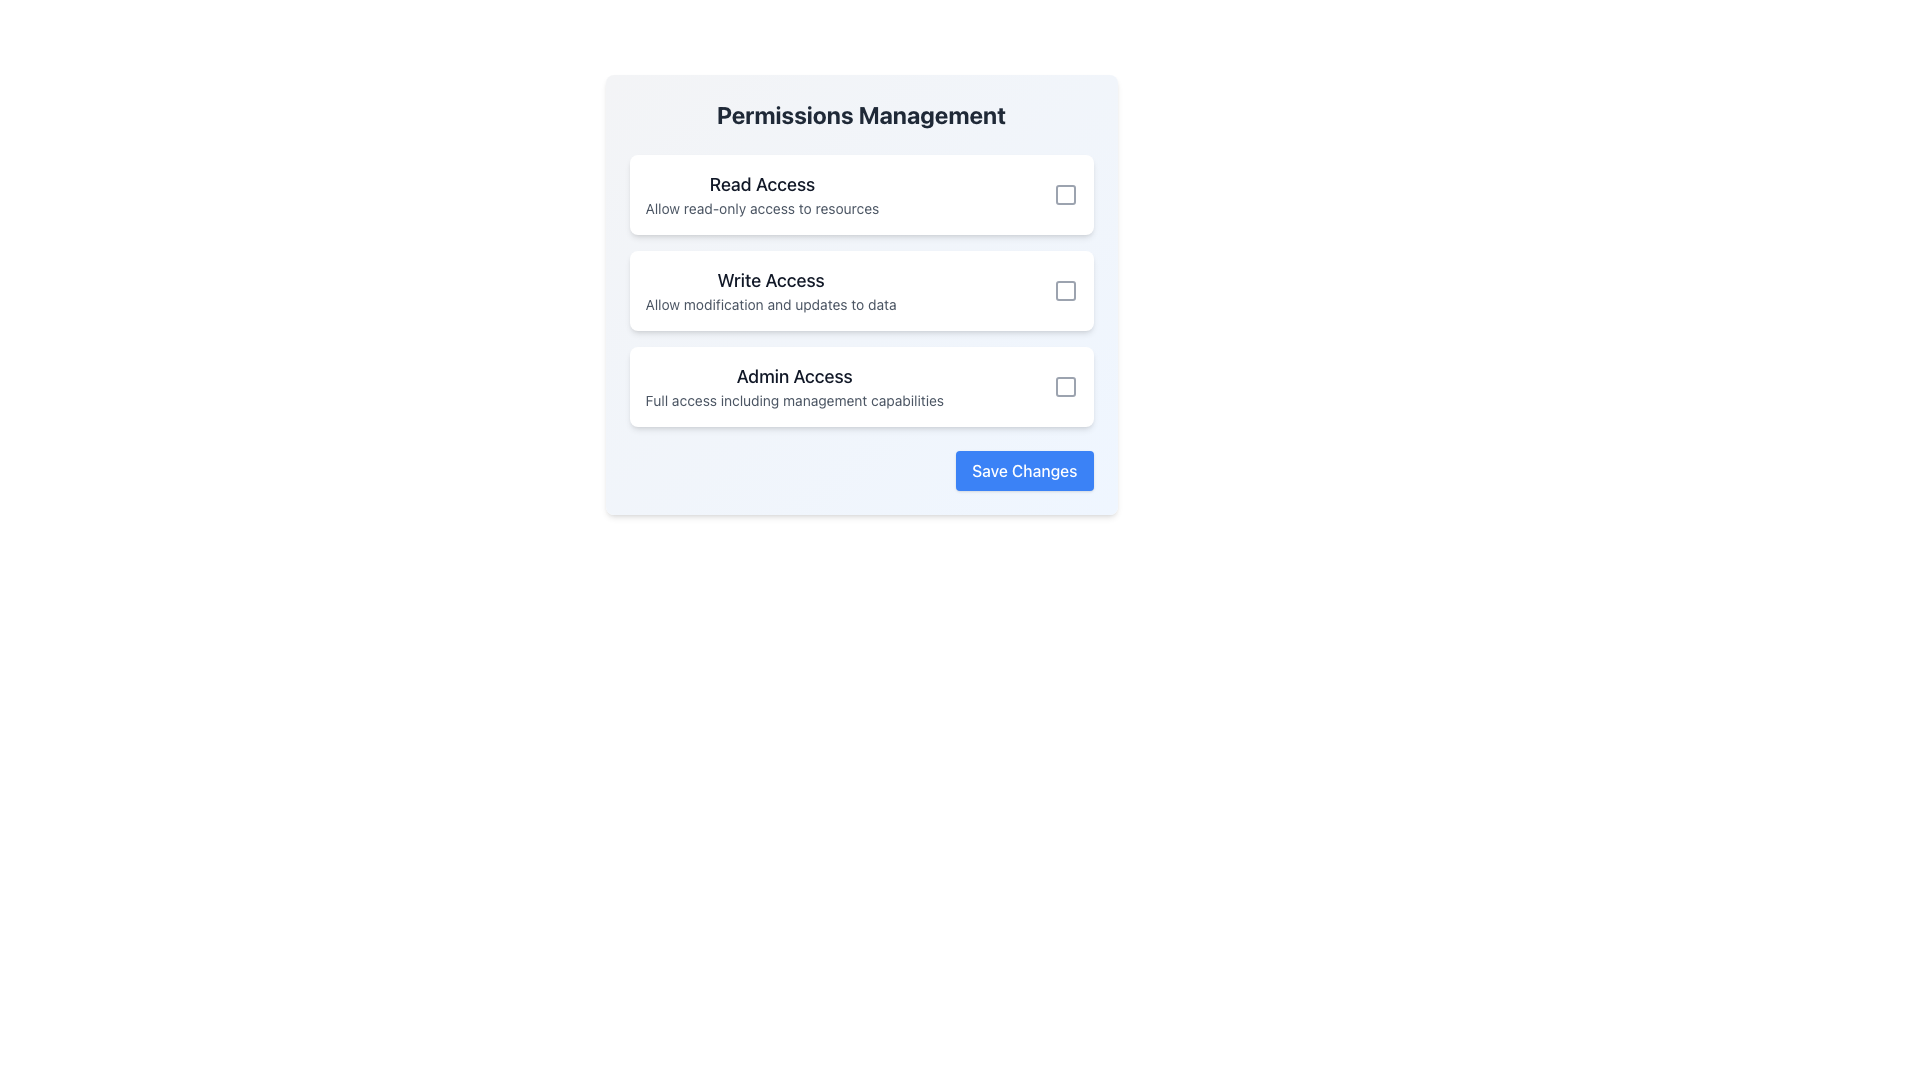 This screenshot has height=1080, width=1920. Describe the element at coordinates (761, 208) in the screenshot. I see `text label that describes 'Read Access' permission, which indicates it provides read-only access to resources` at that location.